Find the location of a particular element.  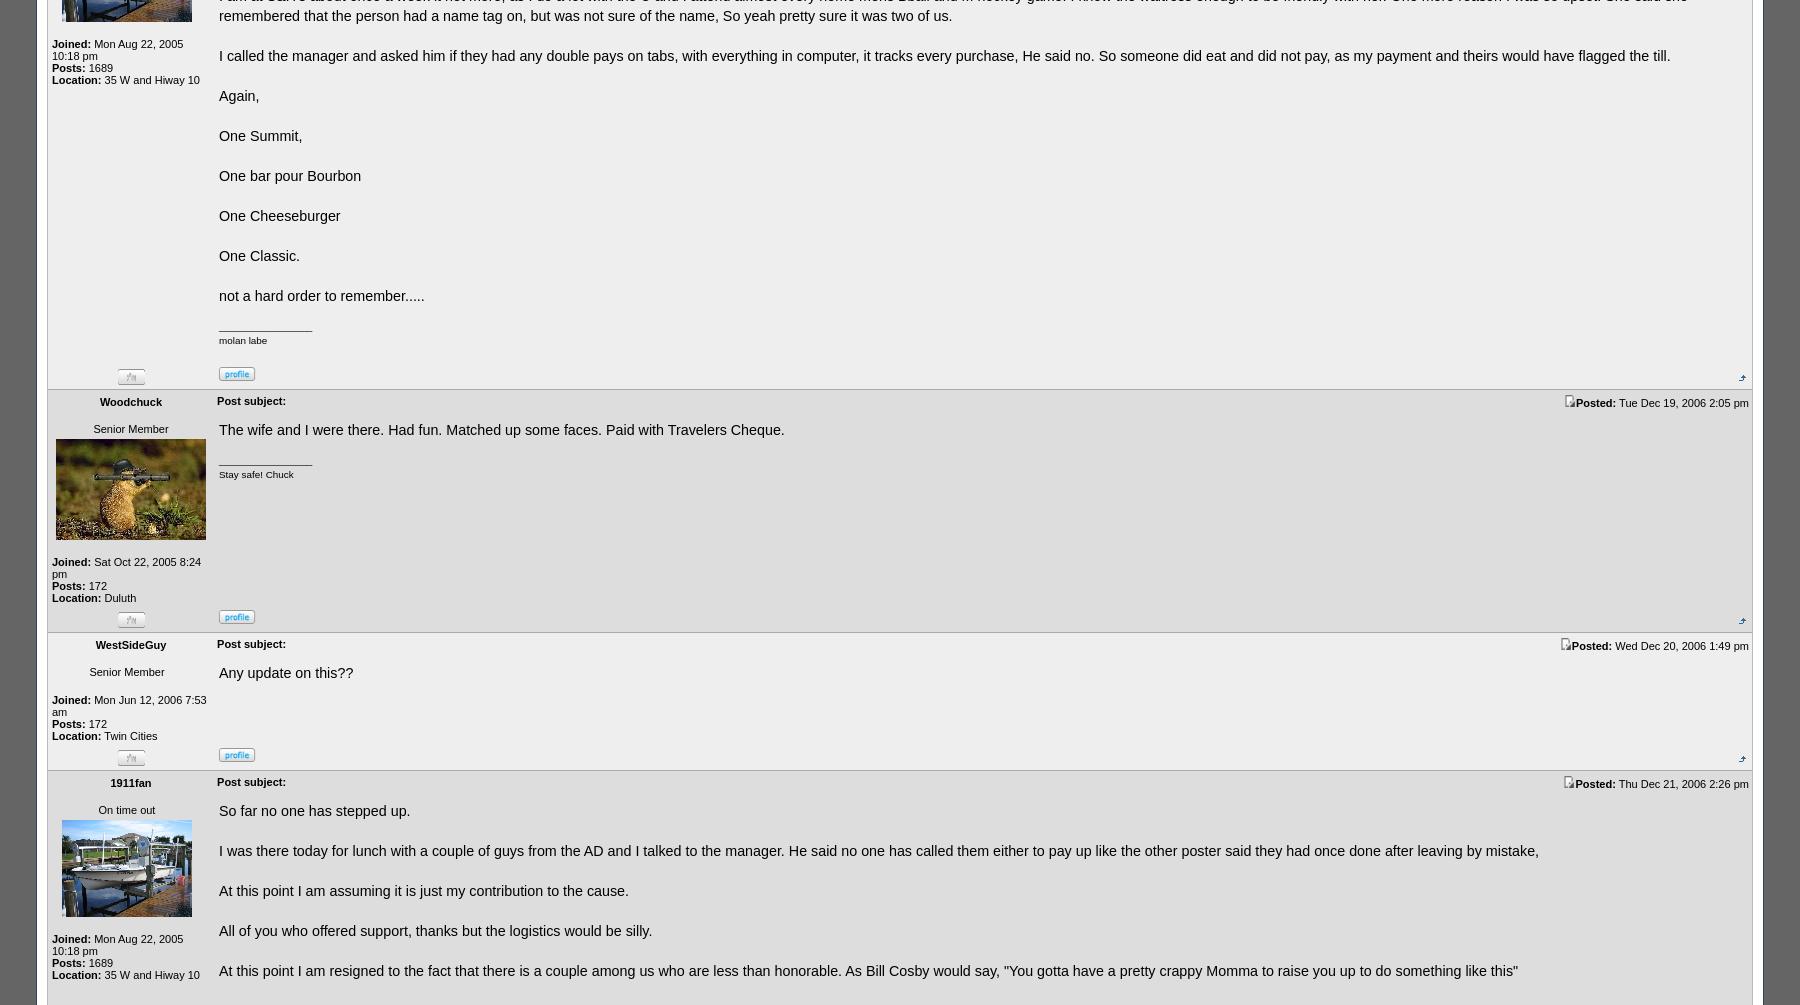

'One Classic.' is located at coordinates (258, 254).